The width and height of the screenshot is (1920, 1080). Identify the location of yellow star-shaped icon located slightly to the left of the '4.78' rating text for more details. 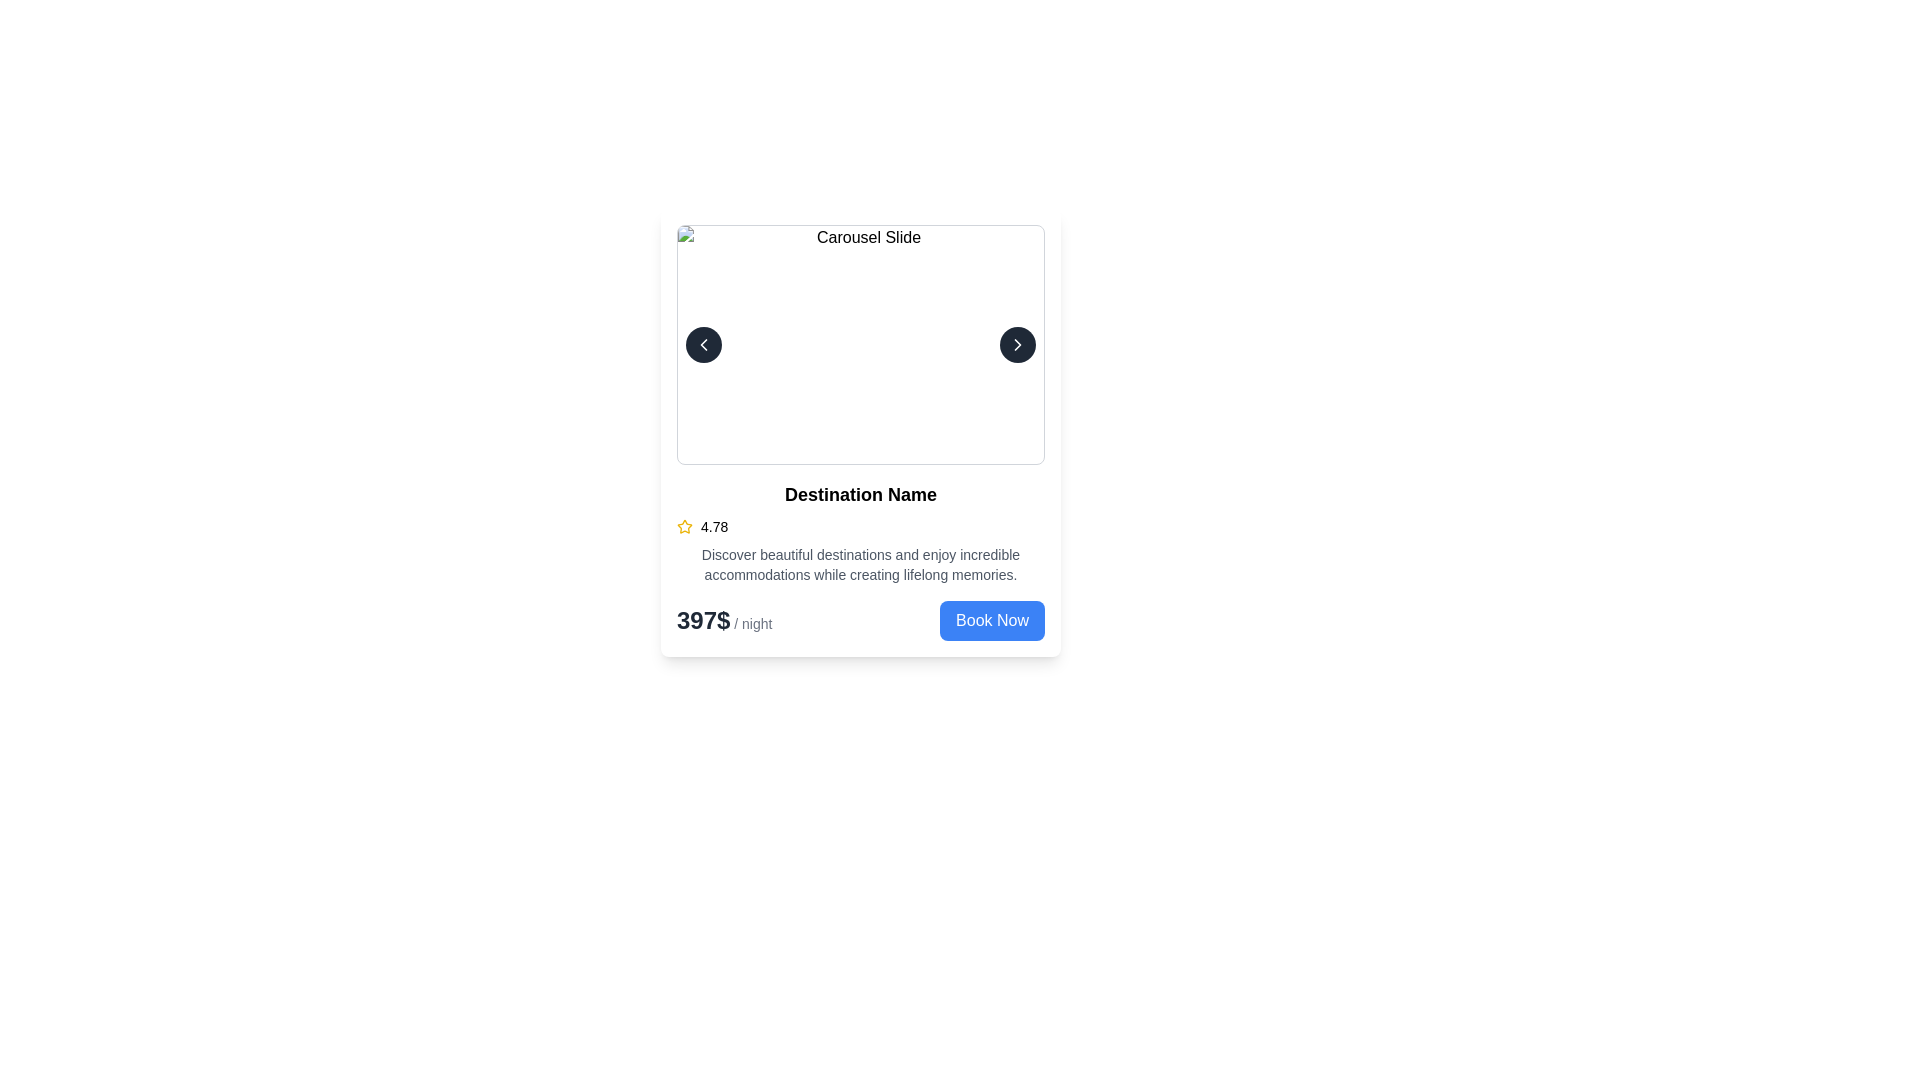
(685, 525).